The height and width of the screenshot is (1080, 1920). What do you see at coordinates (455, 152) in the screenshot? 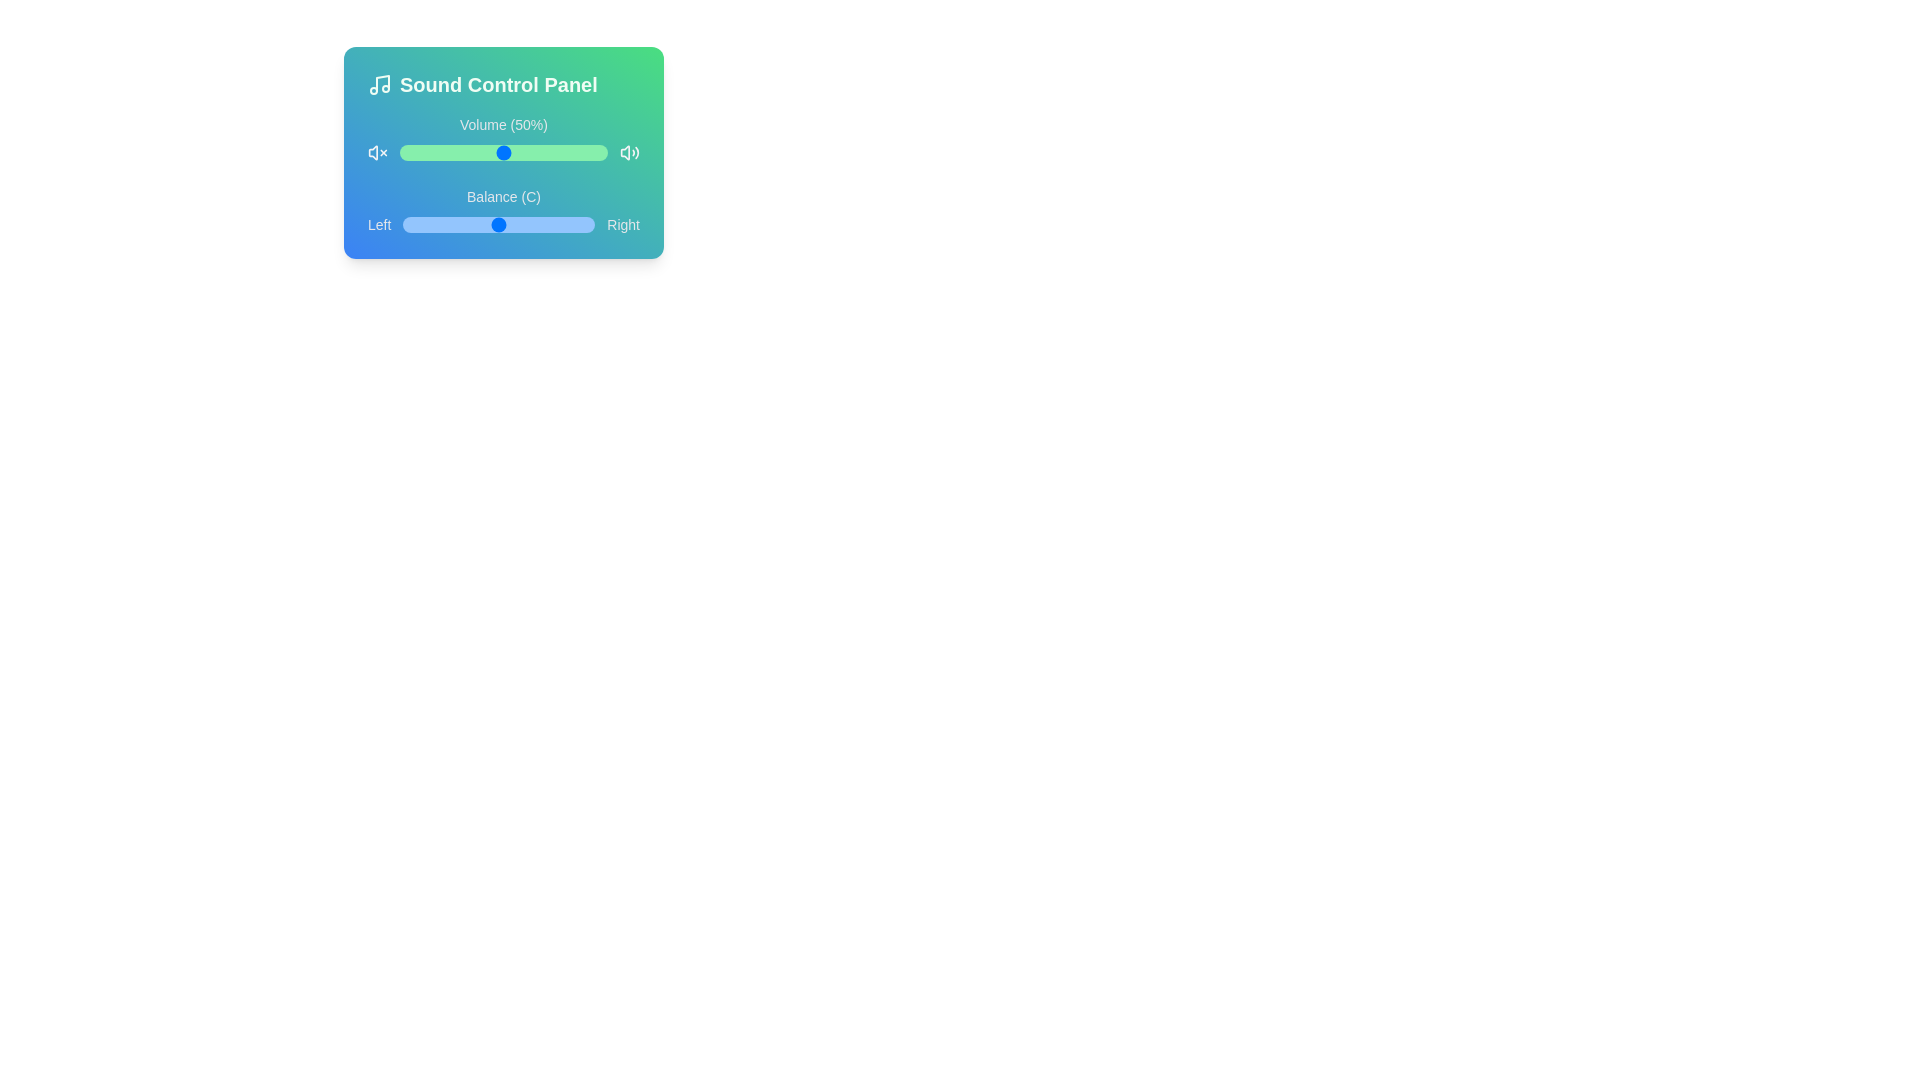
I see `the volume level` at bounding box center [455, 152].